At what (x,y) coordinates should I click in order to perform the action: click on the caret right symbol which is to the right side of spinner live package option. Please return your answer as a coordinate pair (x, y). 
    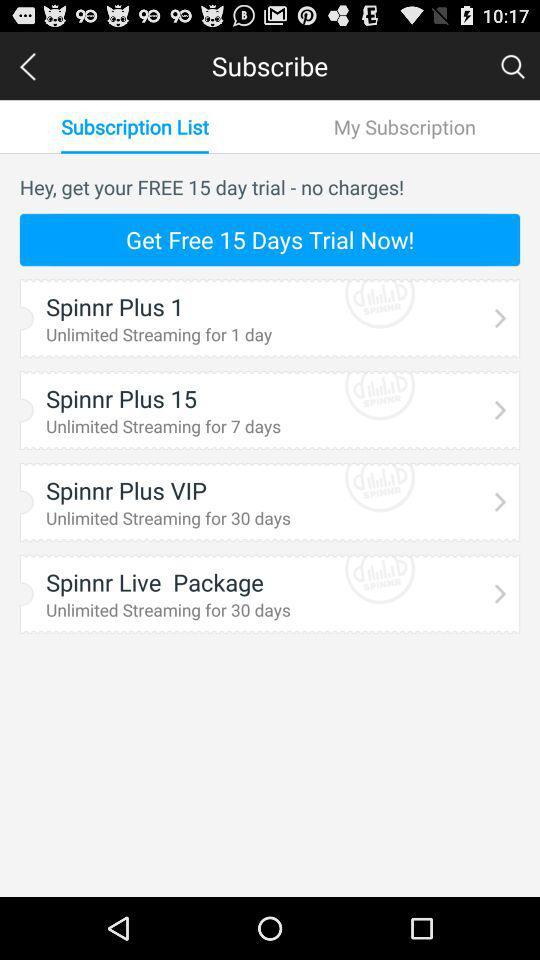
    Looking at the image, I should click on (500, 593).